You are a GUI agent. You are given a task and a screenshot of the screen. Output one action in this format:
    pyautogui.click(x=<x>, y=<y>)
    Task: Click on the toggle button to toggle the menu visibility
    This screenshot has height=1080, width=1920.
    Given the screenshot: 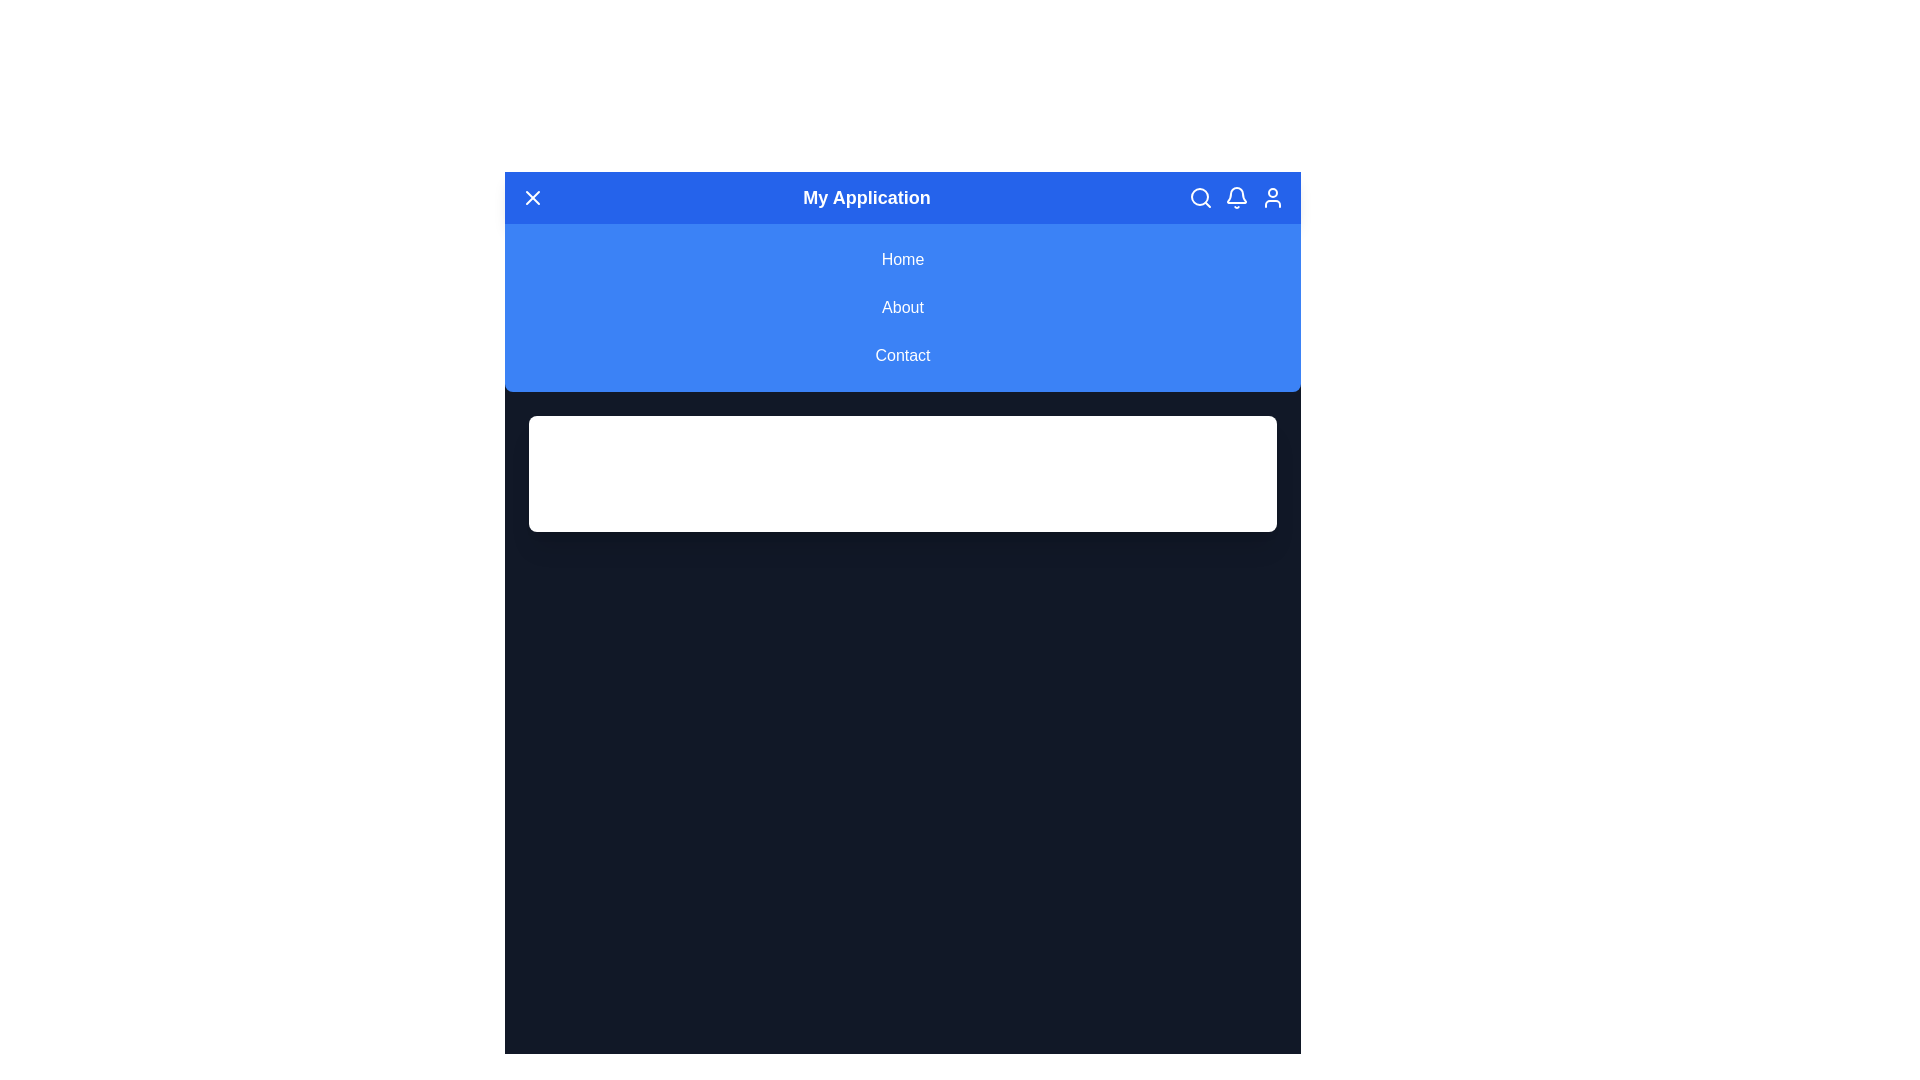 What is the action you would take?
    pyautogui.click(x=532, y=197)
    